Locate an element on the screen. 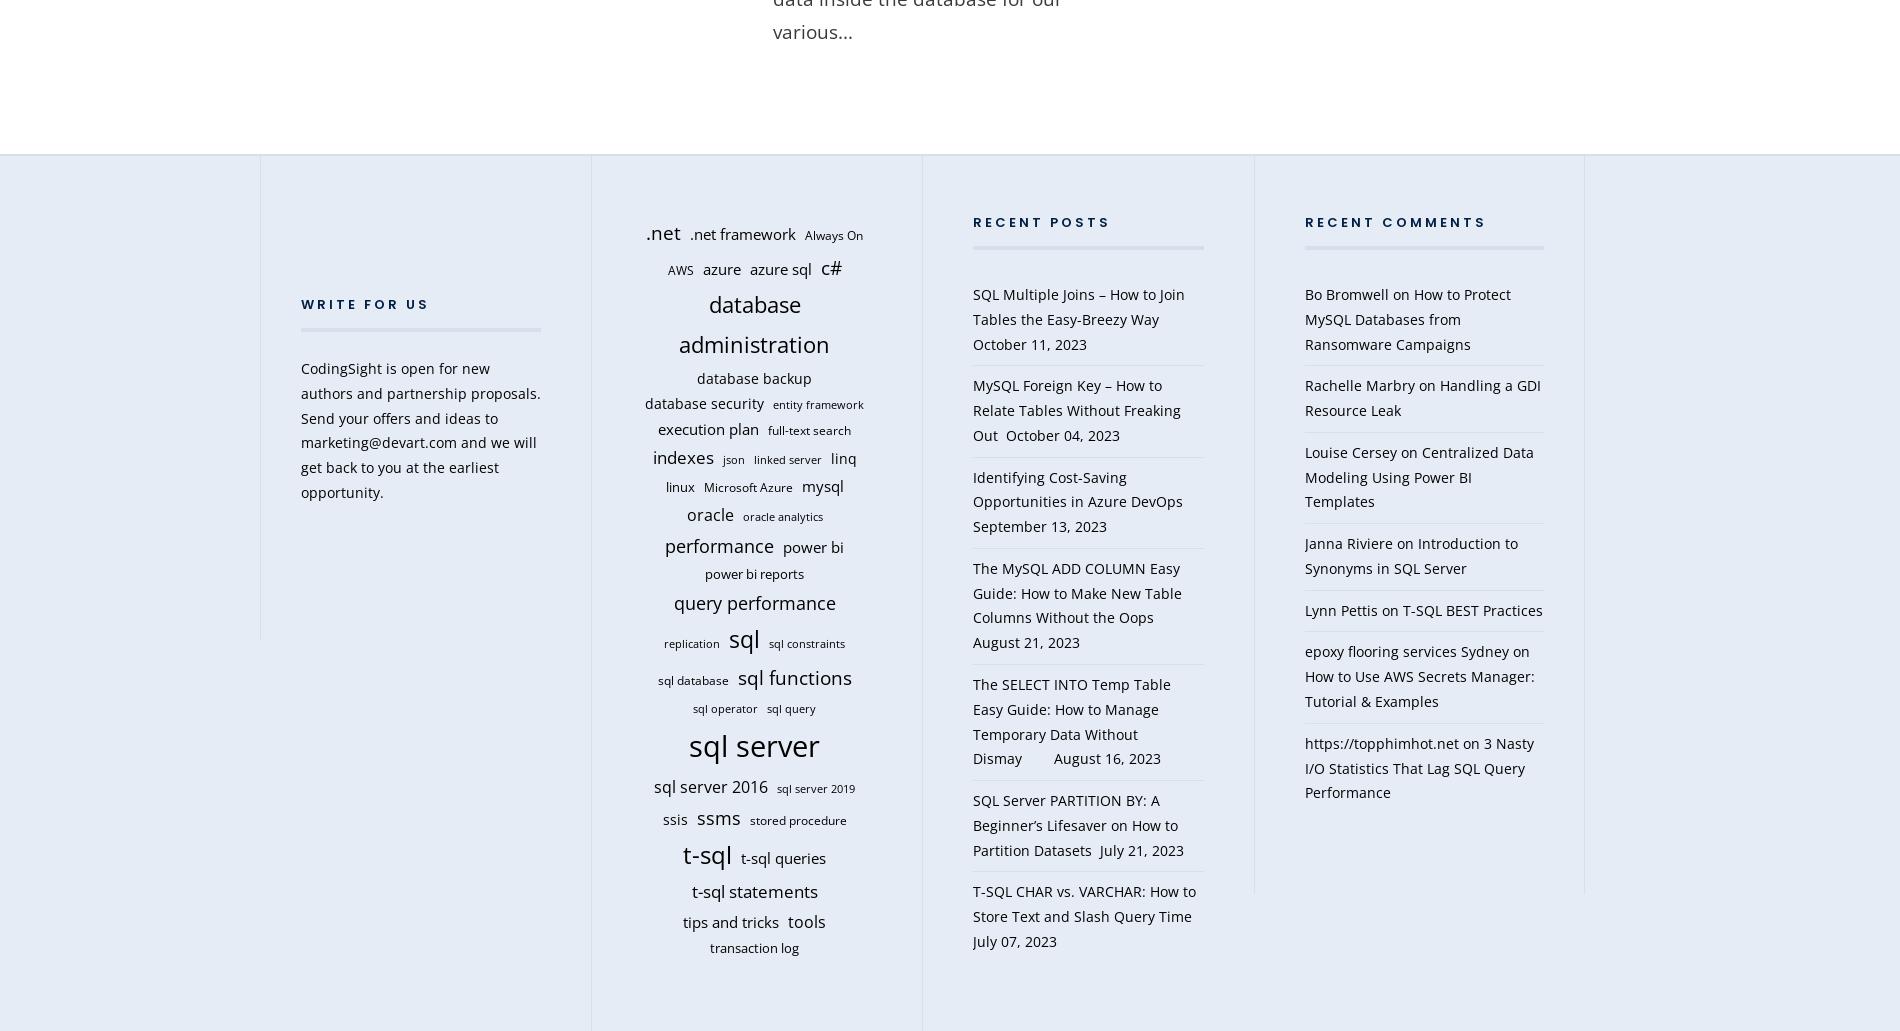 Image resolution: width=1900 pixels, height=1031 pixels. 'query performance' is located at coordinates (752, 601).